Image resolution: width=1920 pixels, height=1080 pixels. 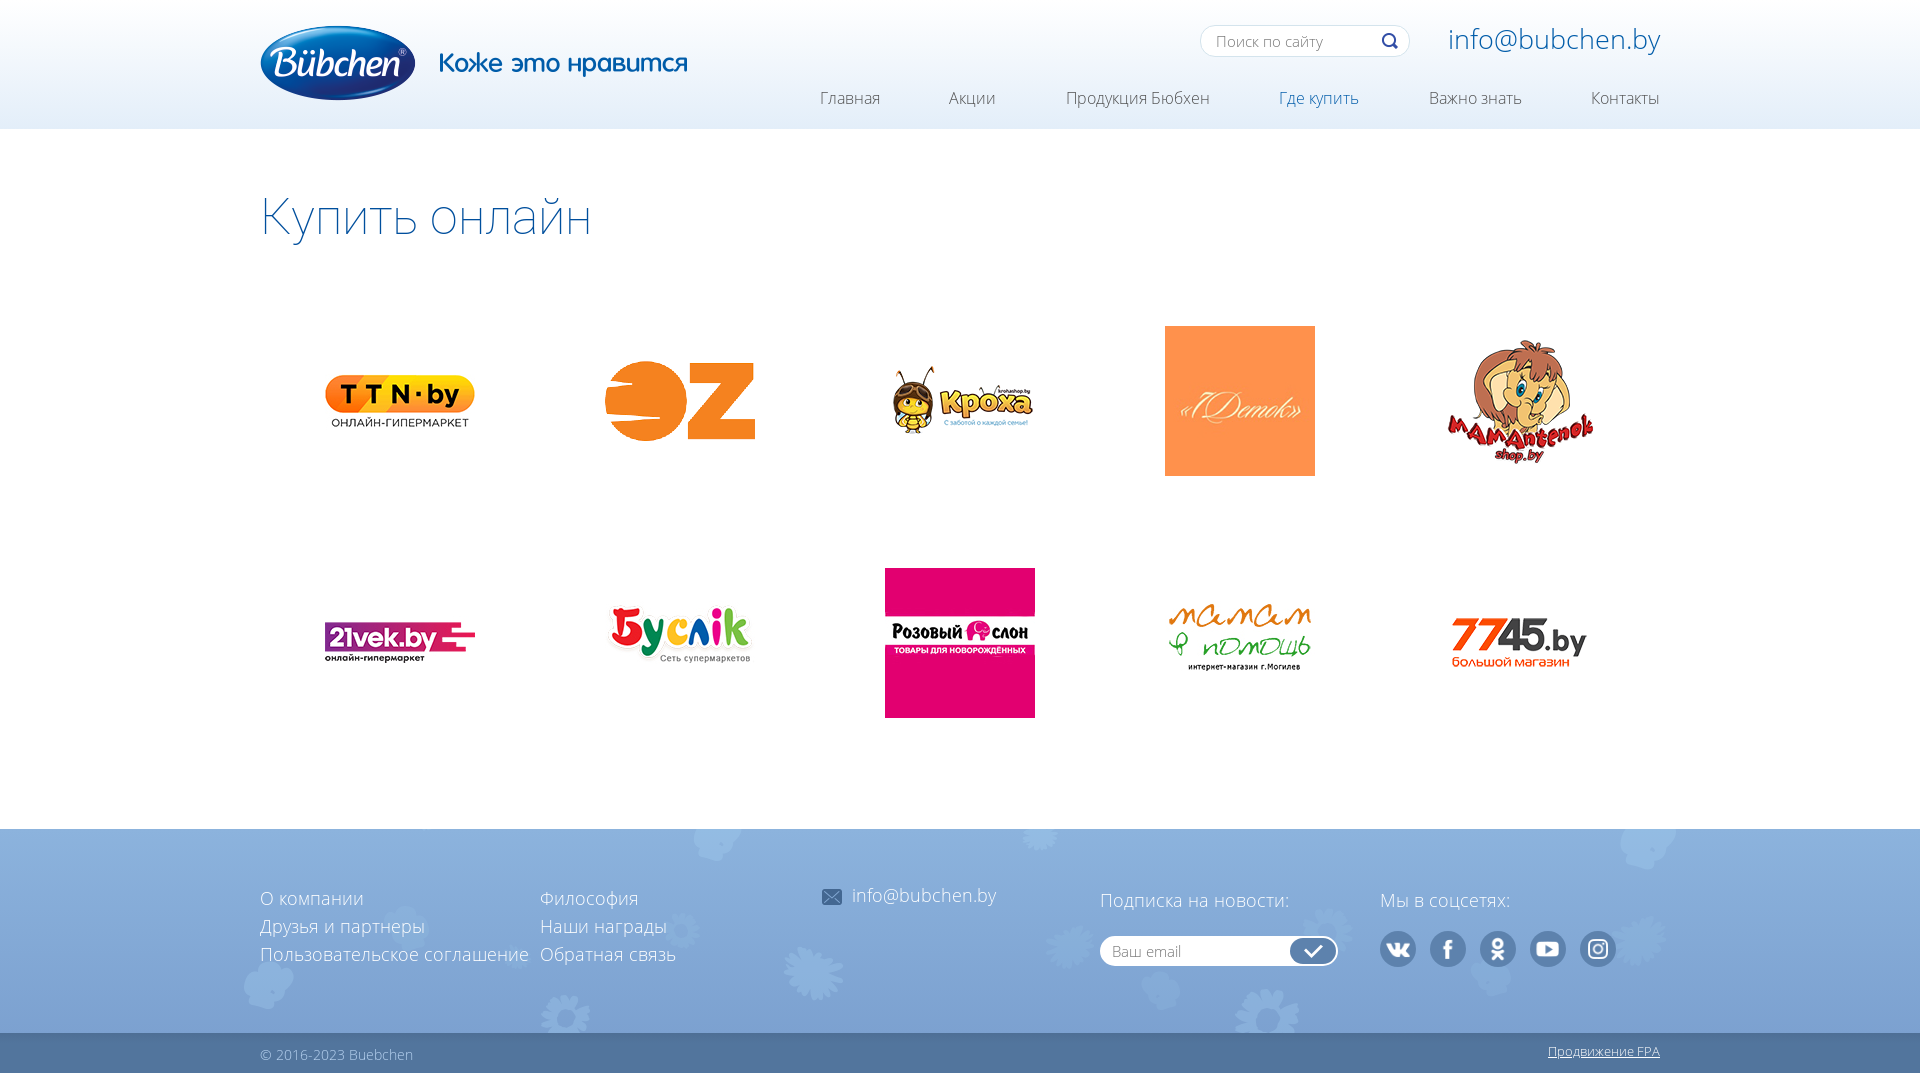 What do you see at coordinates (1553, 38) in the screenshot?
I see `'info@bubchen.by'` at bounding box center [1553, 38].